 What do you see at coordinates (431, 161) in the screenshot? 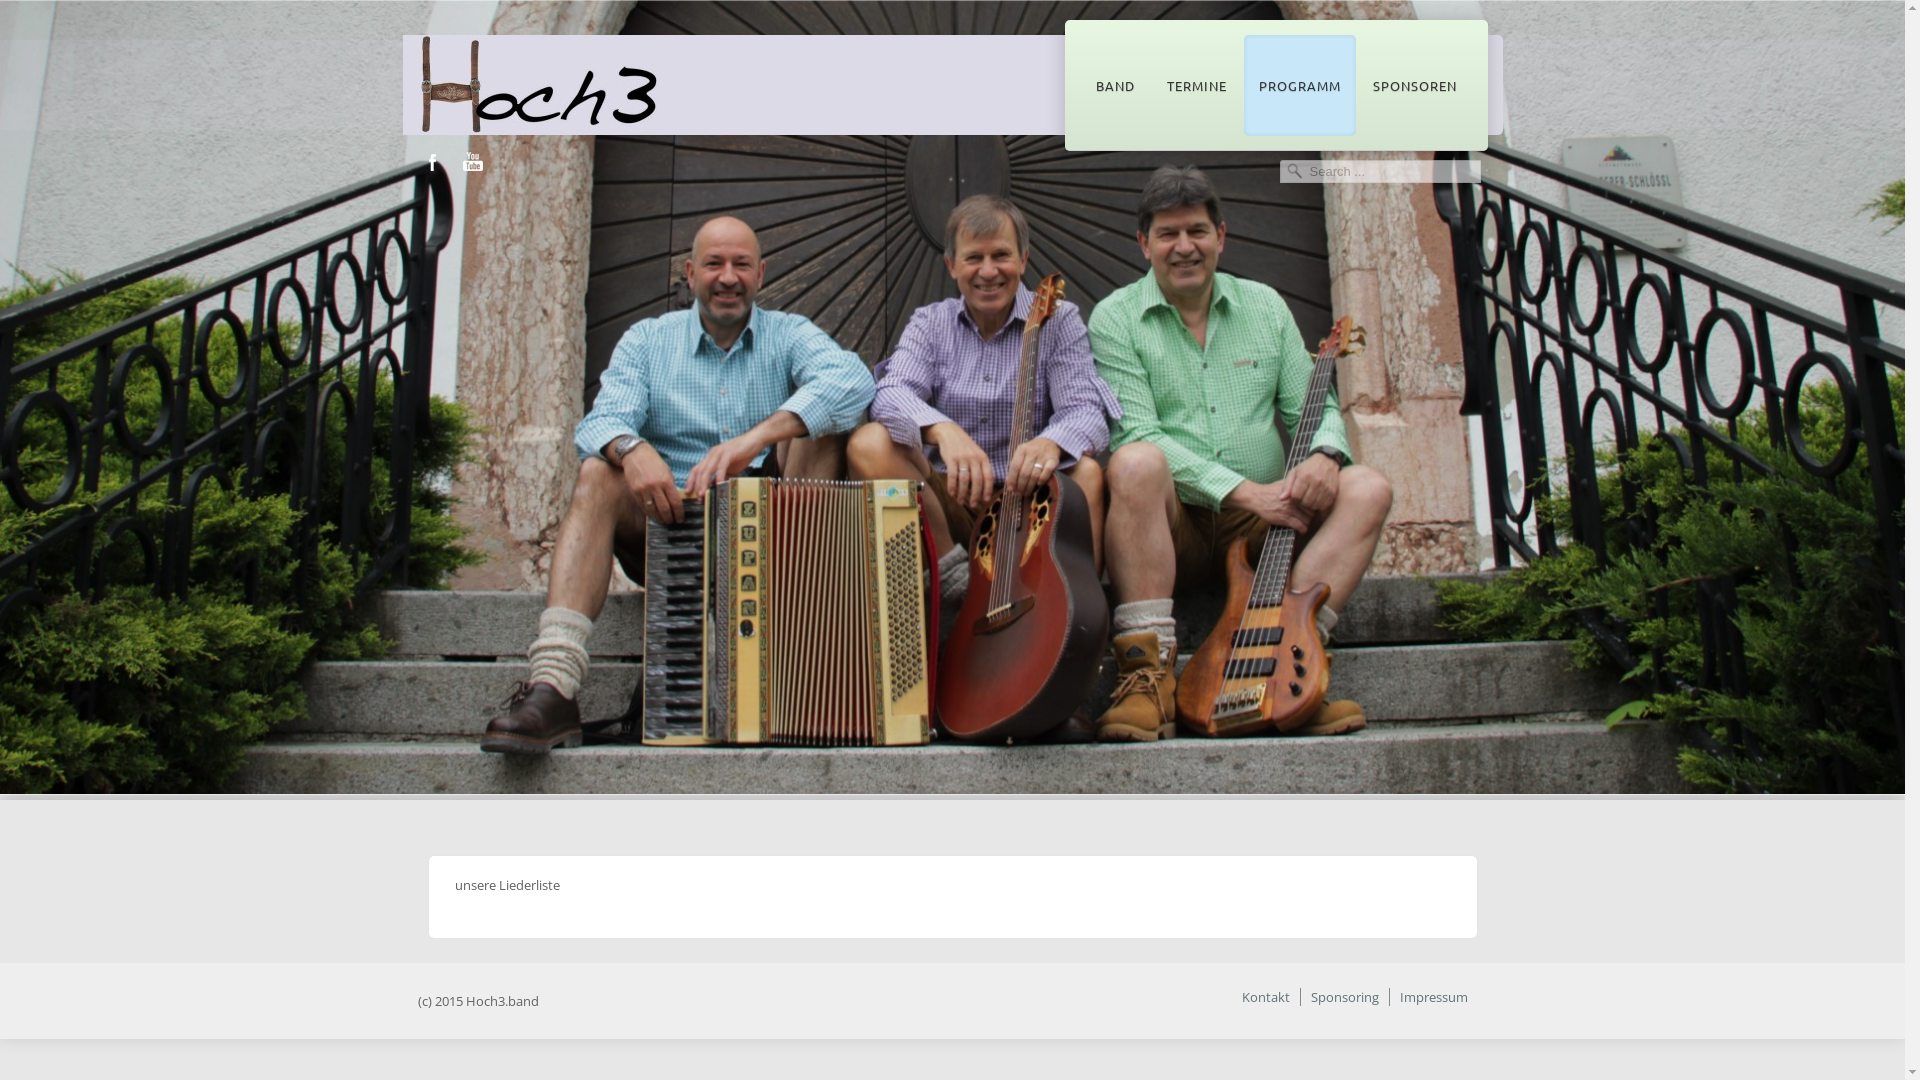
I see `'Facebook'` at bounding box center [431, 161].